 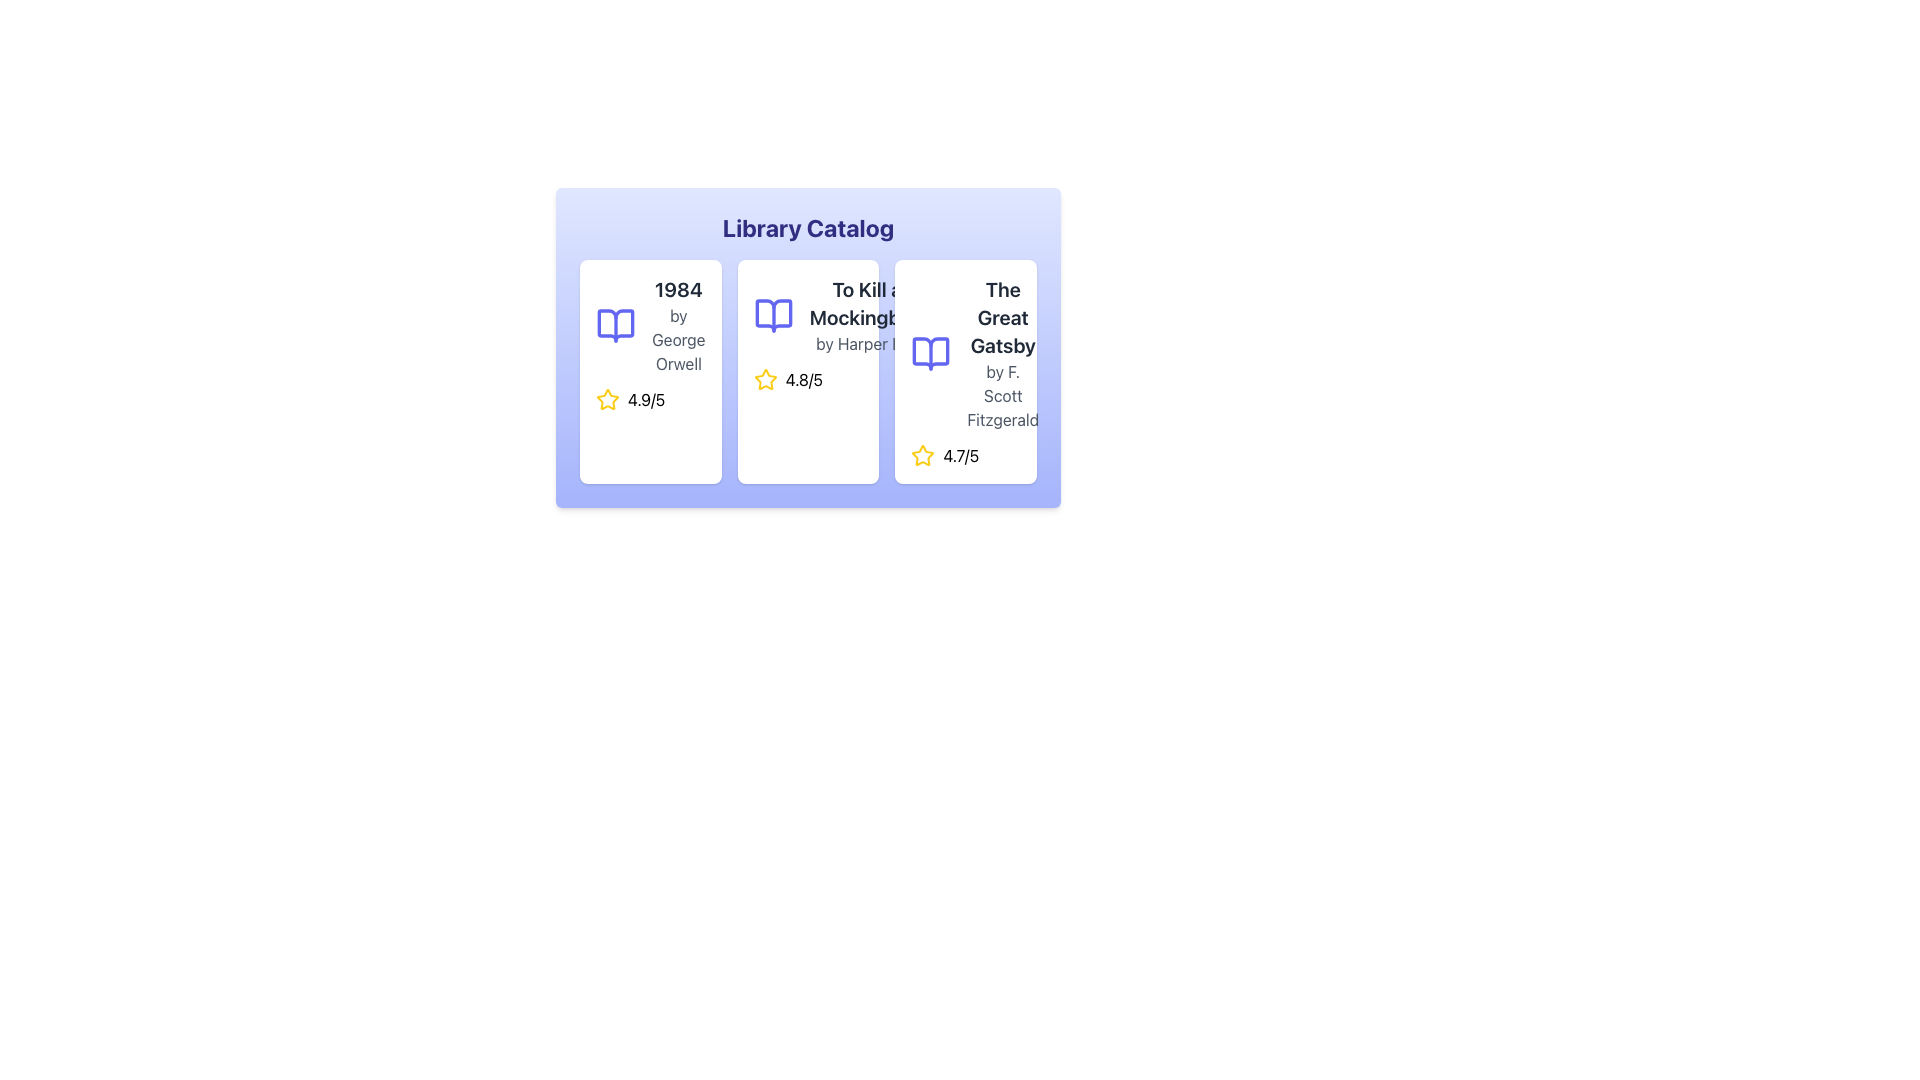 I want to click on the visual aesthetic of the book icon located centrally in the second card of the 'Library Catalog', positioned above the book title text, so click(x=772, y=315).